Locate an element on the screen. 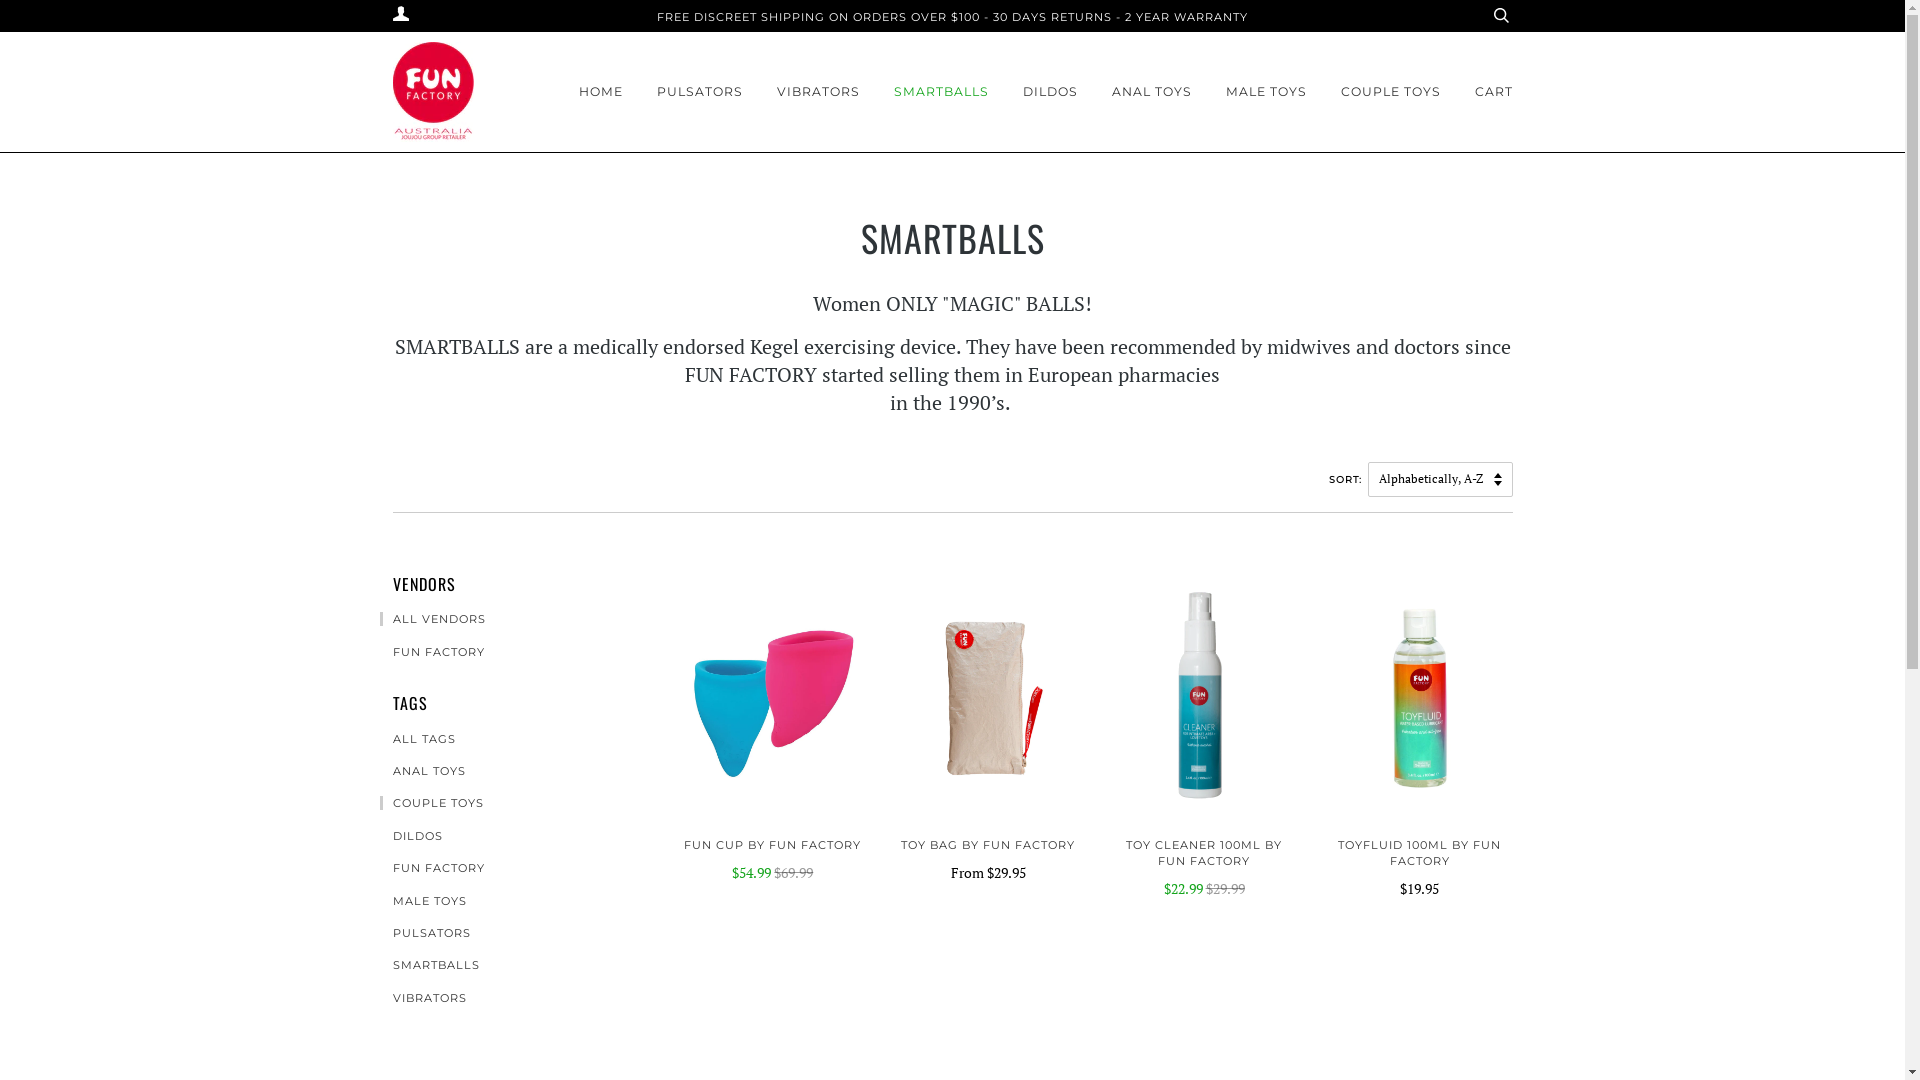 Image resolution: width=1920 pixels, height=1080 pixels. 'SMARTBALLS' is located at coordinates (429, 963).